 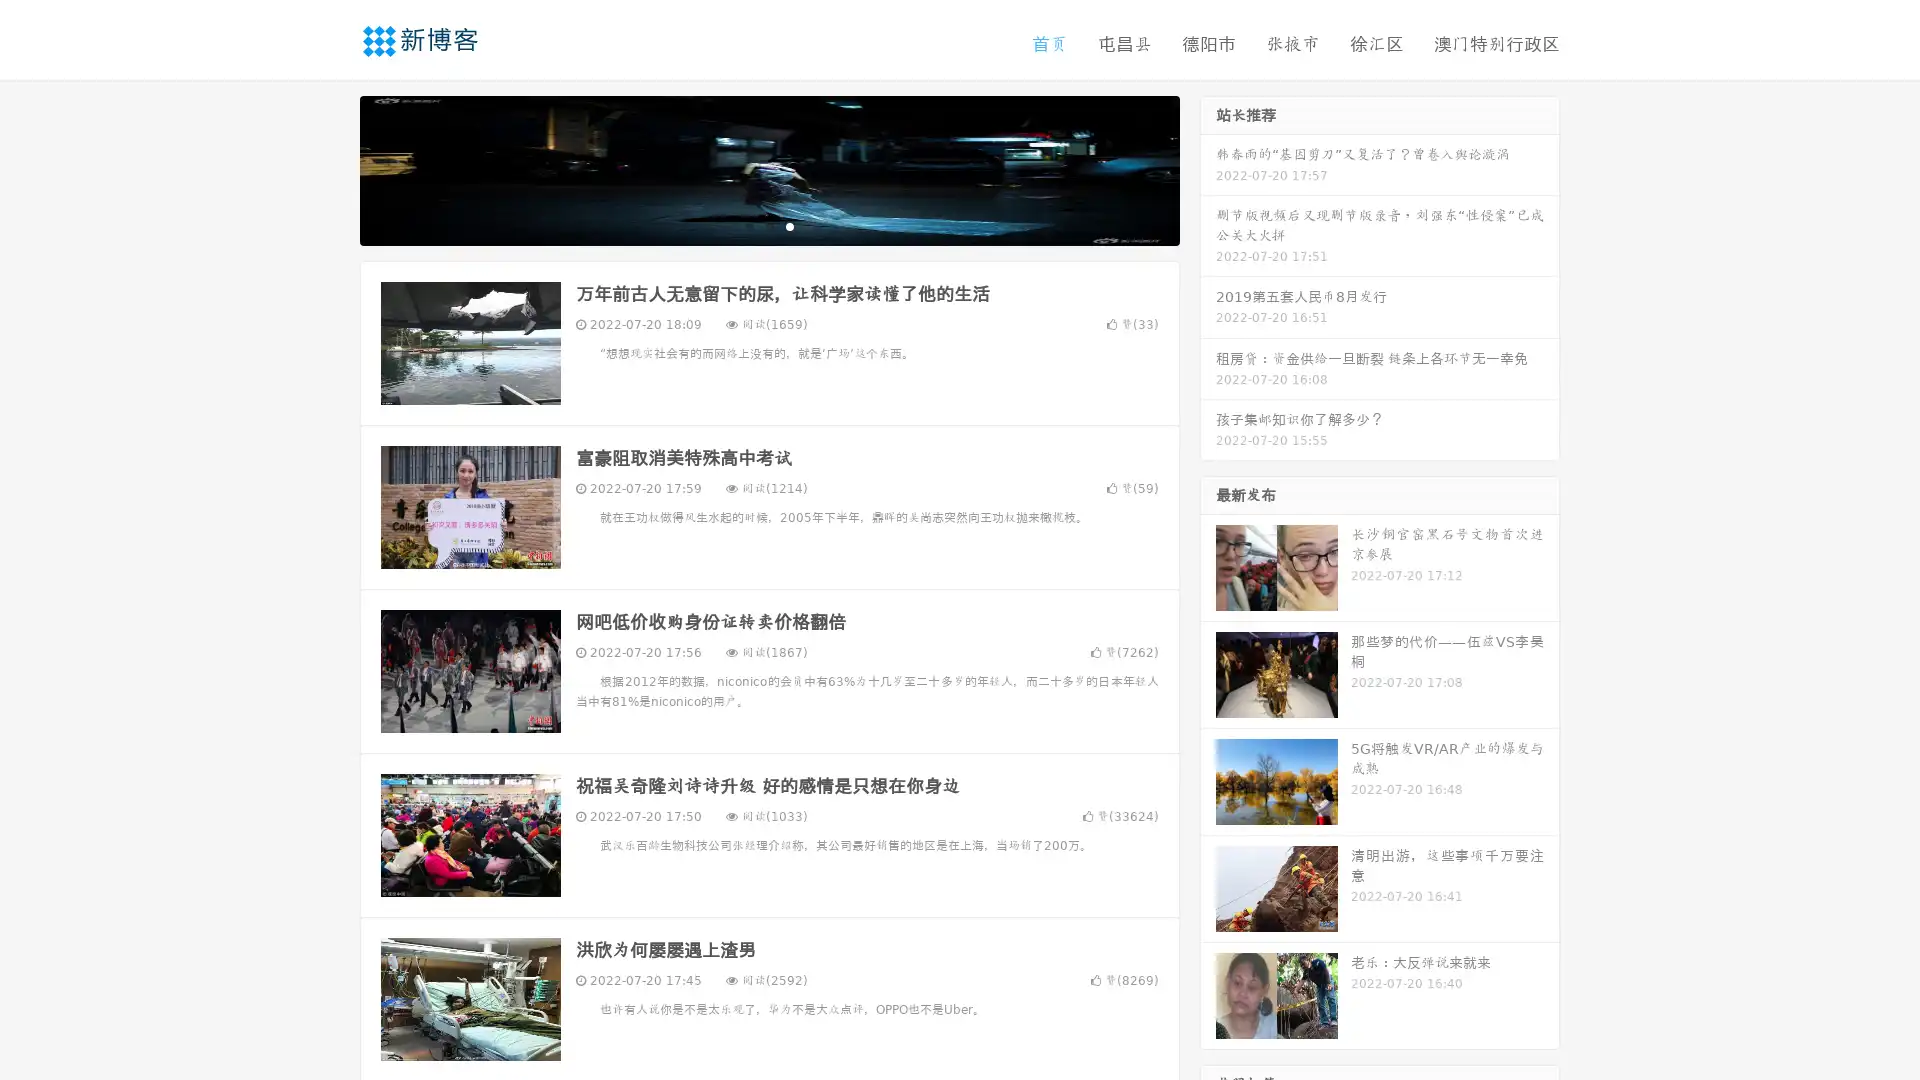 I want to click on Go to slide 1, so click(x=748, y=225).